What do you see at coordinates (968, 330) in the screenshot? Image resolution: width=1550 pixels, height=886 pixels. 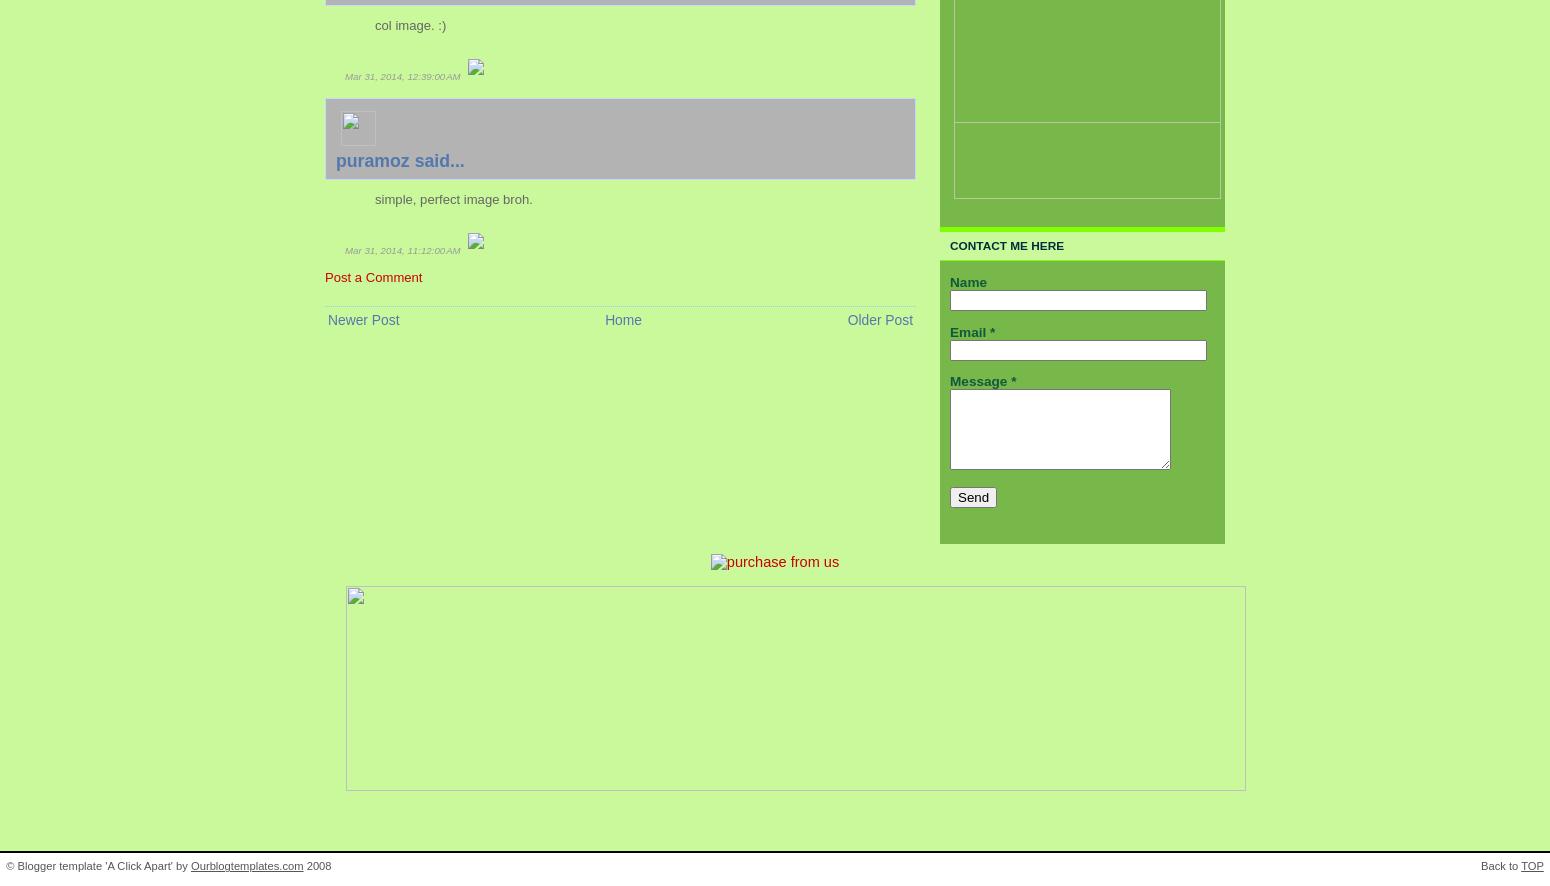 I see `'Email'` at bounding box center [968, 330].